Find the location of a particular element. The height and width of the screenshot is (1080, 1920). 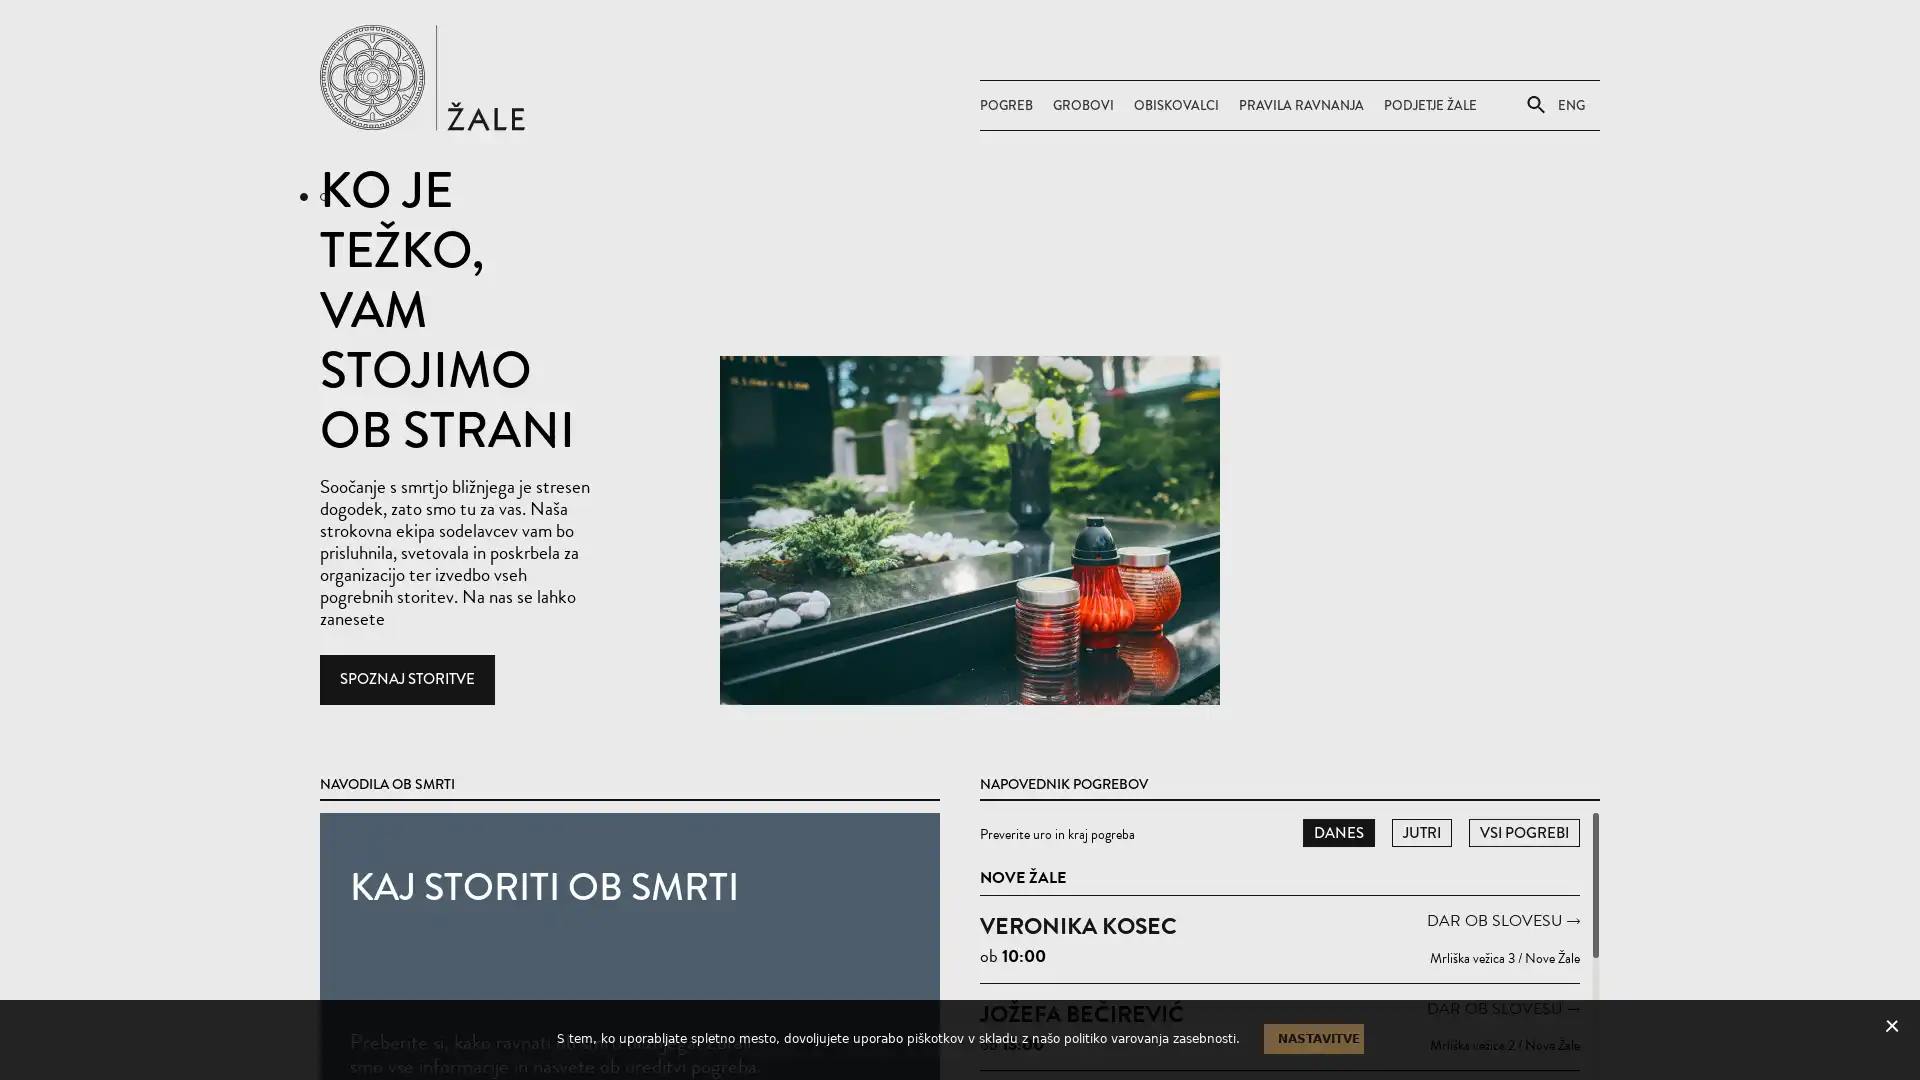

ISCI is located at coordinates (1520, 244).